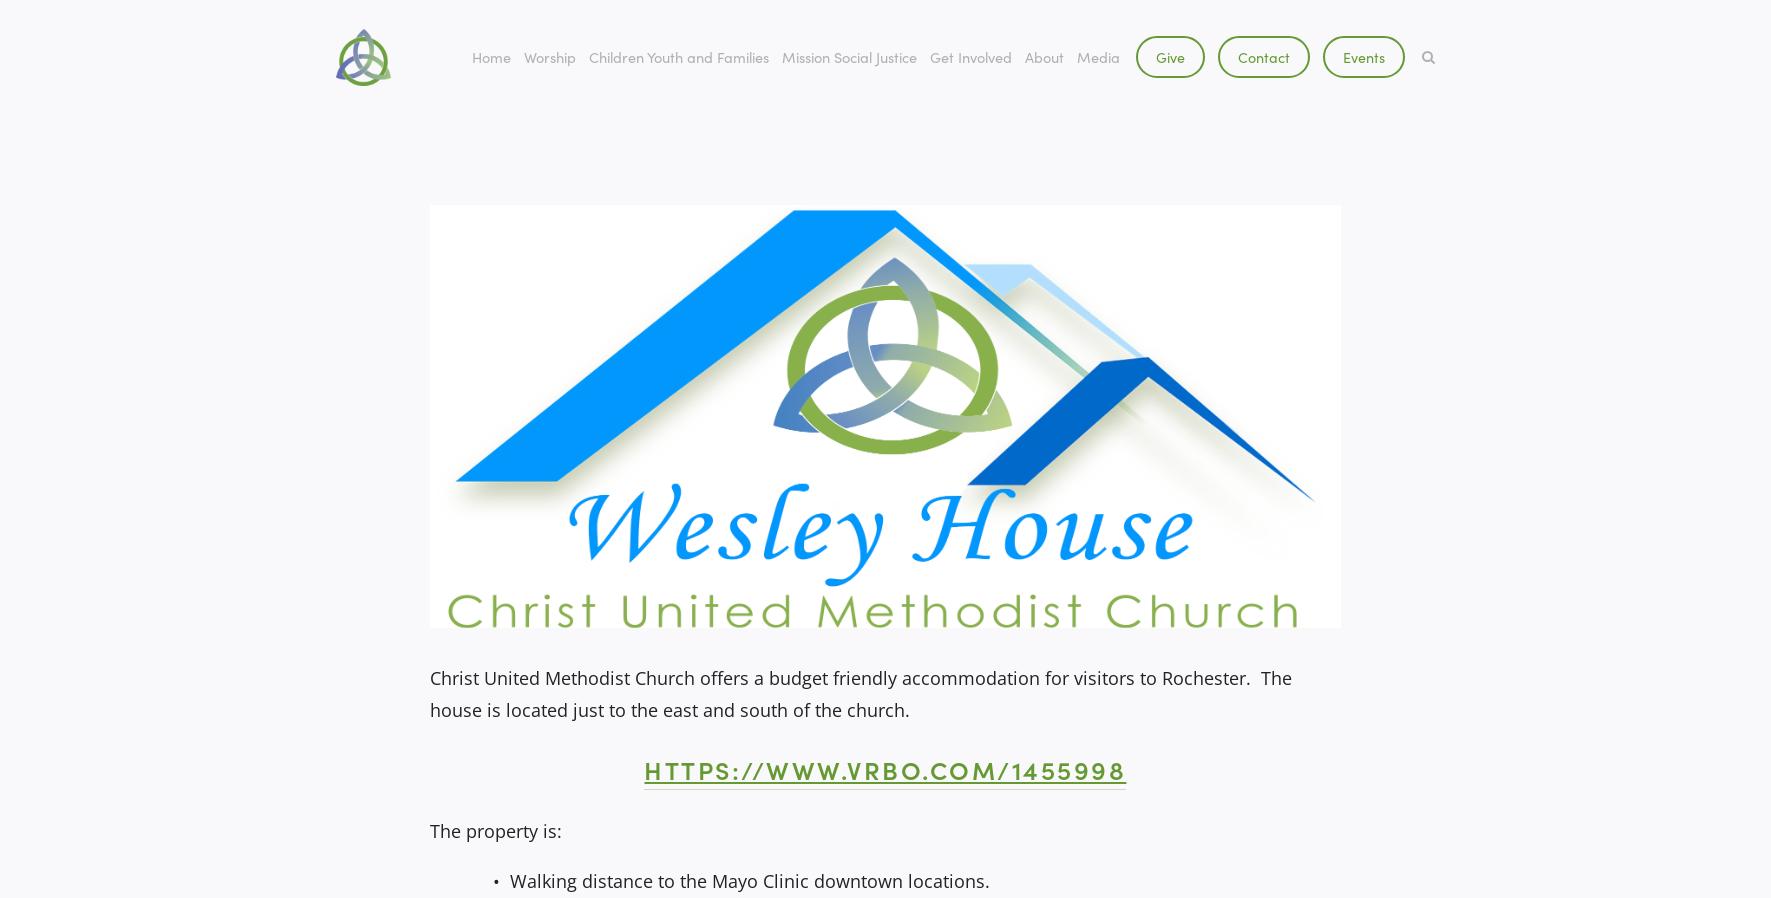 The image size is (1771, 898). What do you see at coordinates (847, 56) in the screenshot?
I see `'Mission Social Justice'` at bounding box center [847, 56].